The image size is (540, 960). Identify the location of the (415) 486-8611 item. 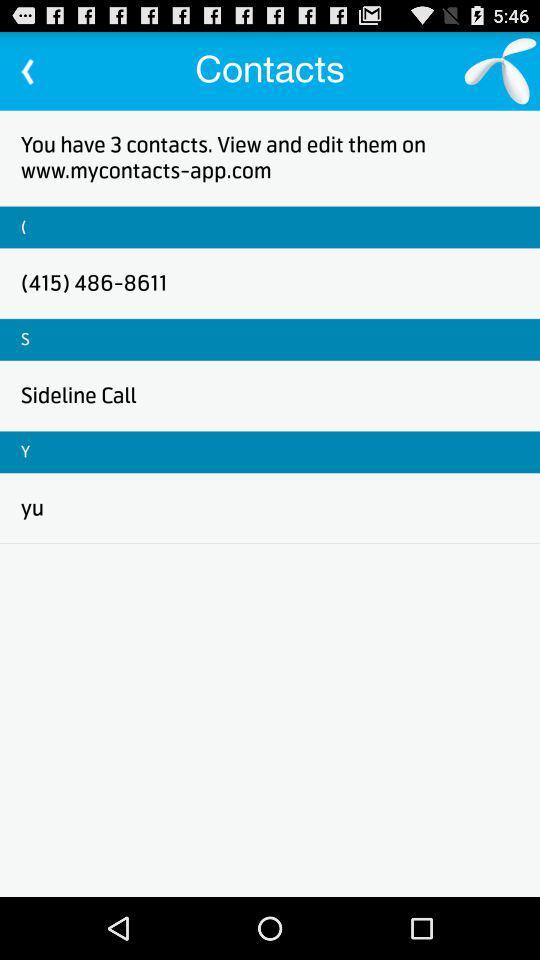
(93, 282).